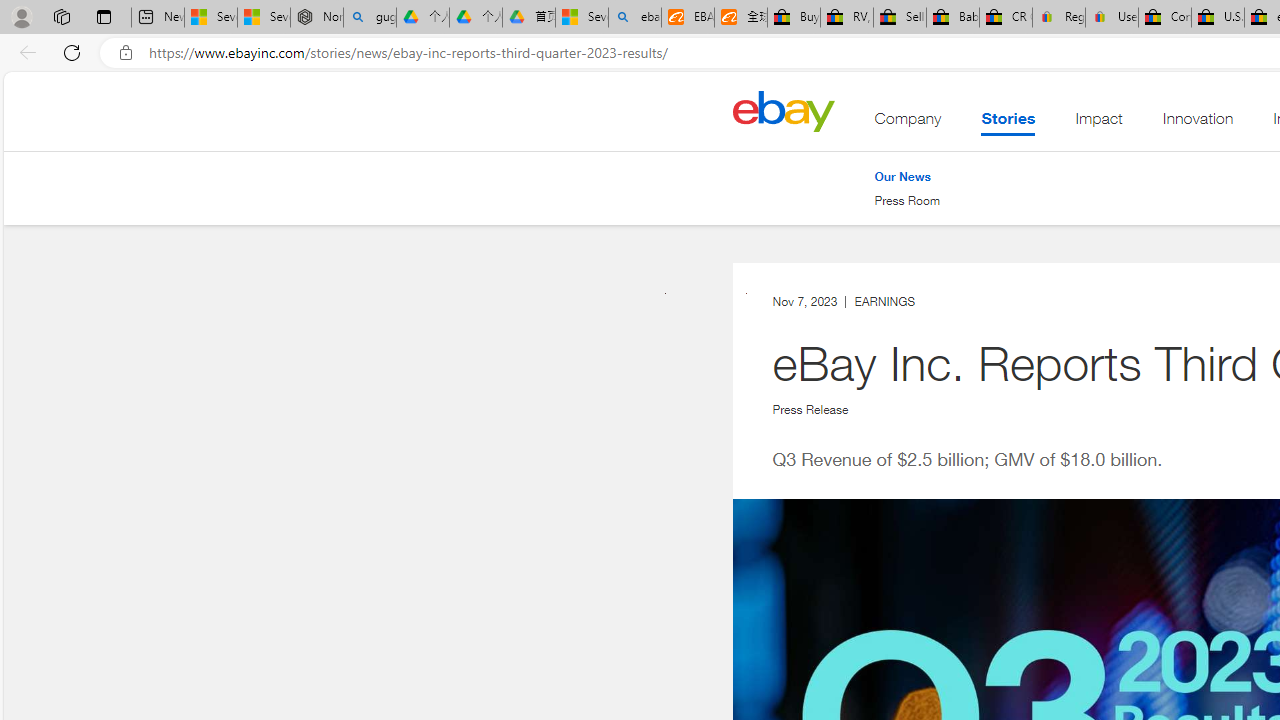 Image resolution: width=1280 pixels, height=720 pixels. Describe the element at coordinates (906, 200) in the screenshot. I see `'Press Room'` at that location.